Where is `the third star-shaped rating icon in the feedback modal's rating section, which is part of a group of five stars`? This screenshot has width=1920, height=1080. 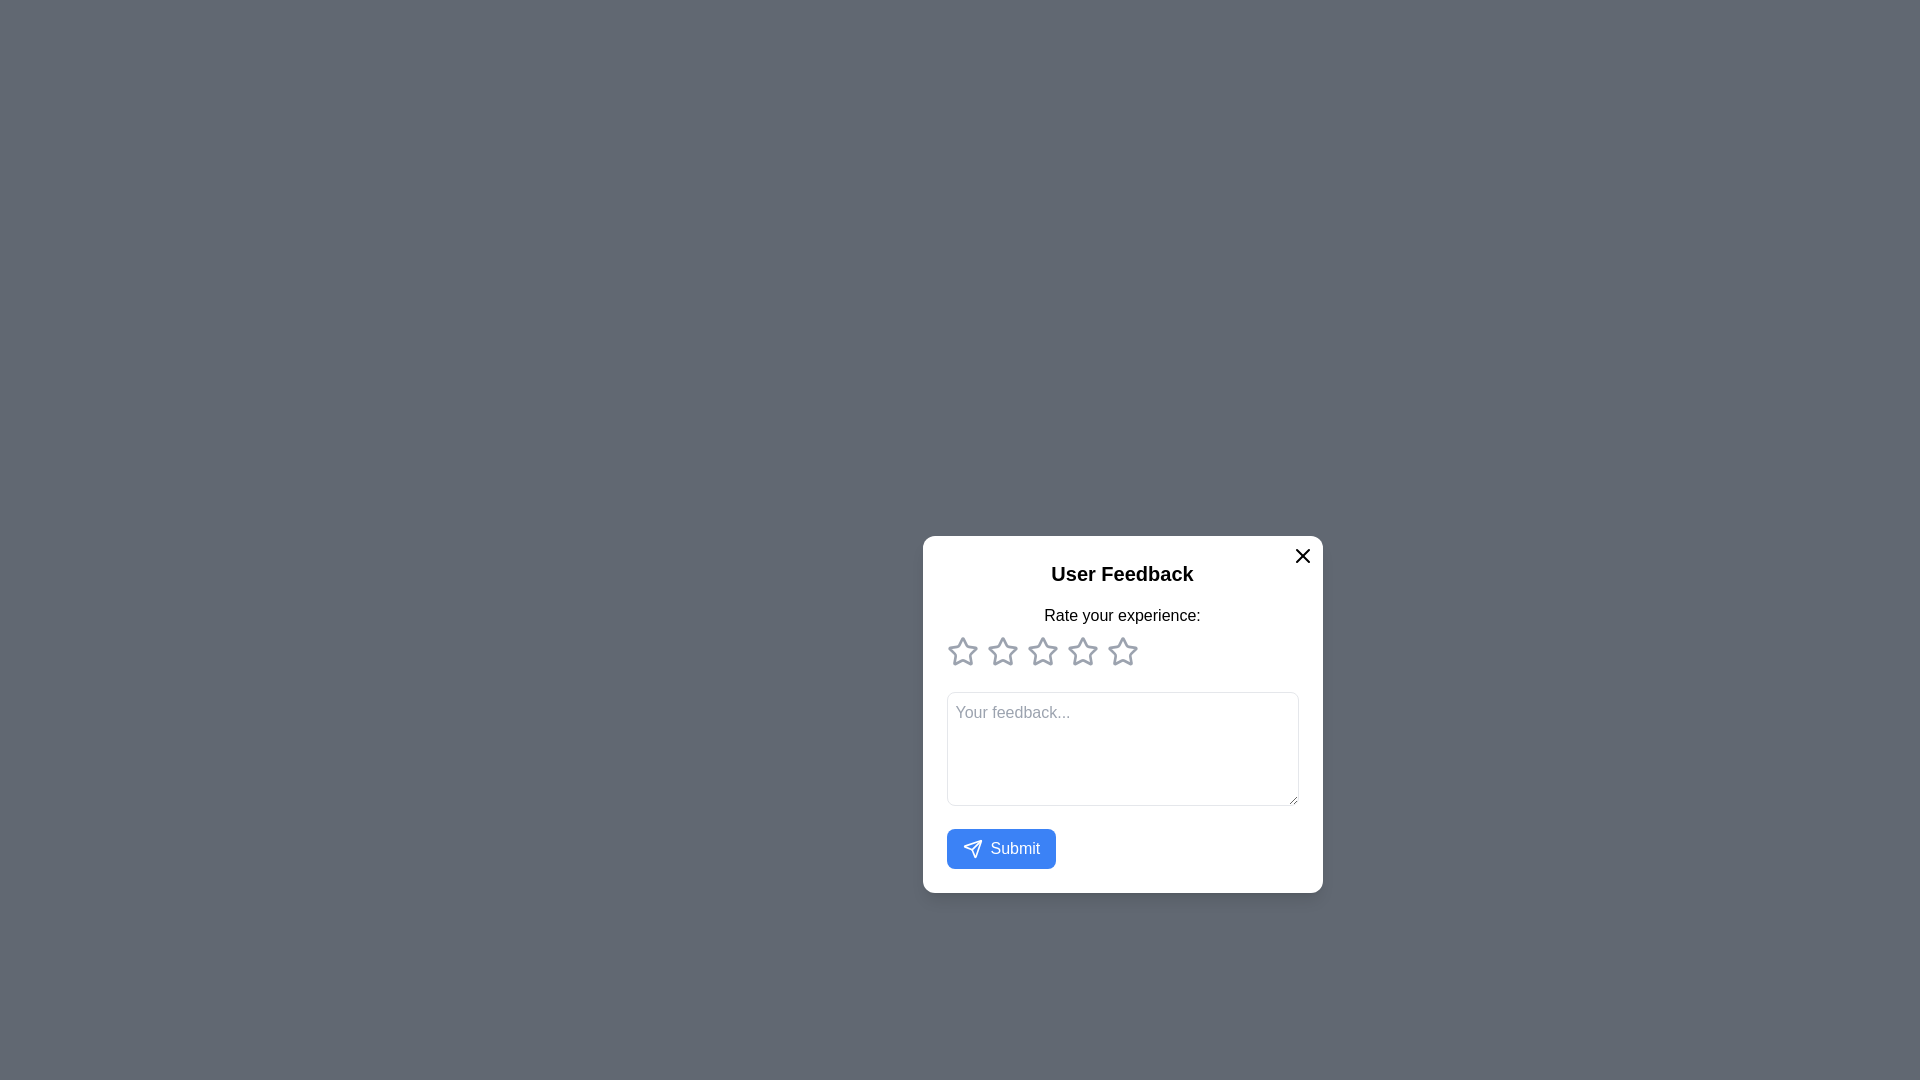
the third star-shaped rating icon in the feedback modal's rating section, which is part of a group of five stars is located at coordinates (1081, 650).